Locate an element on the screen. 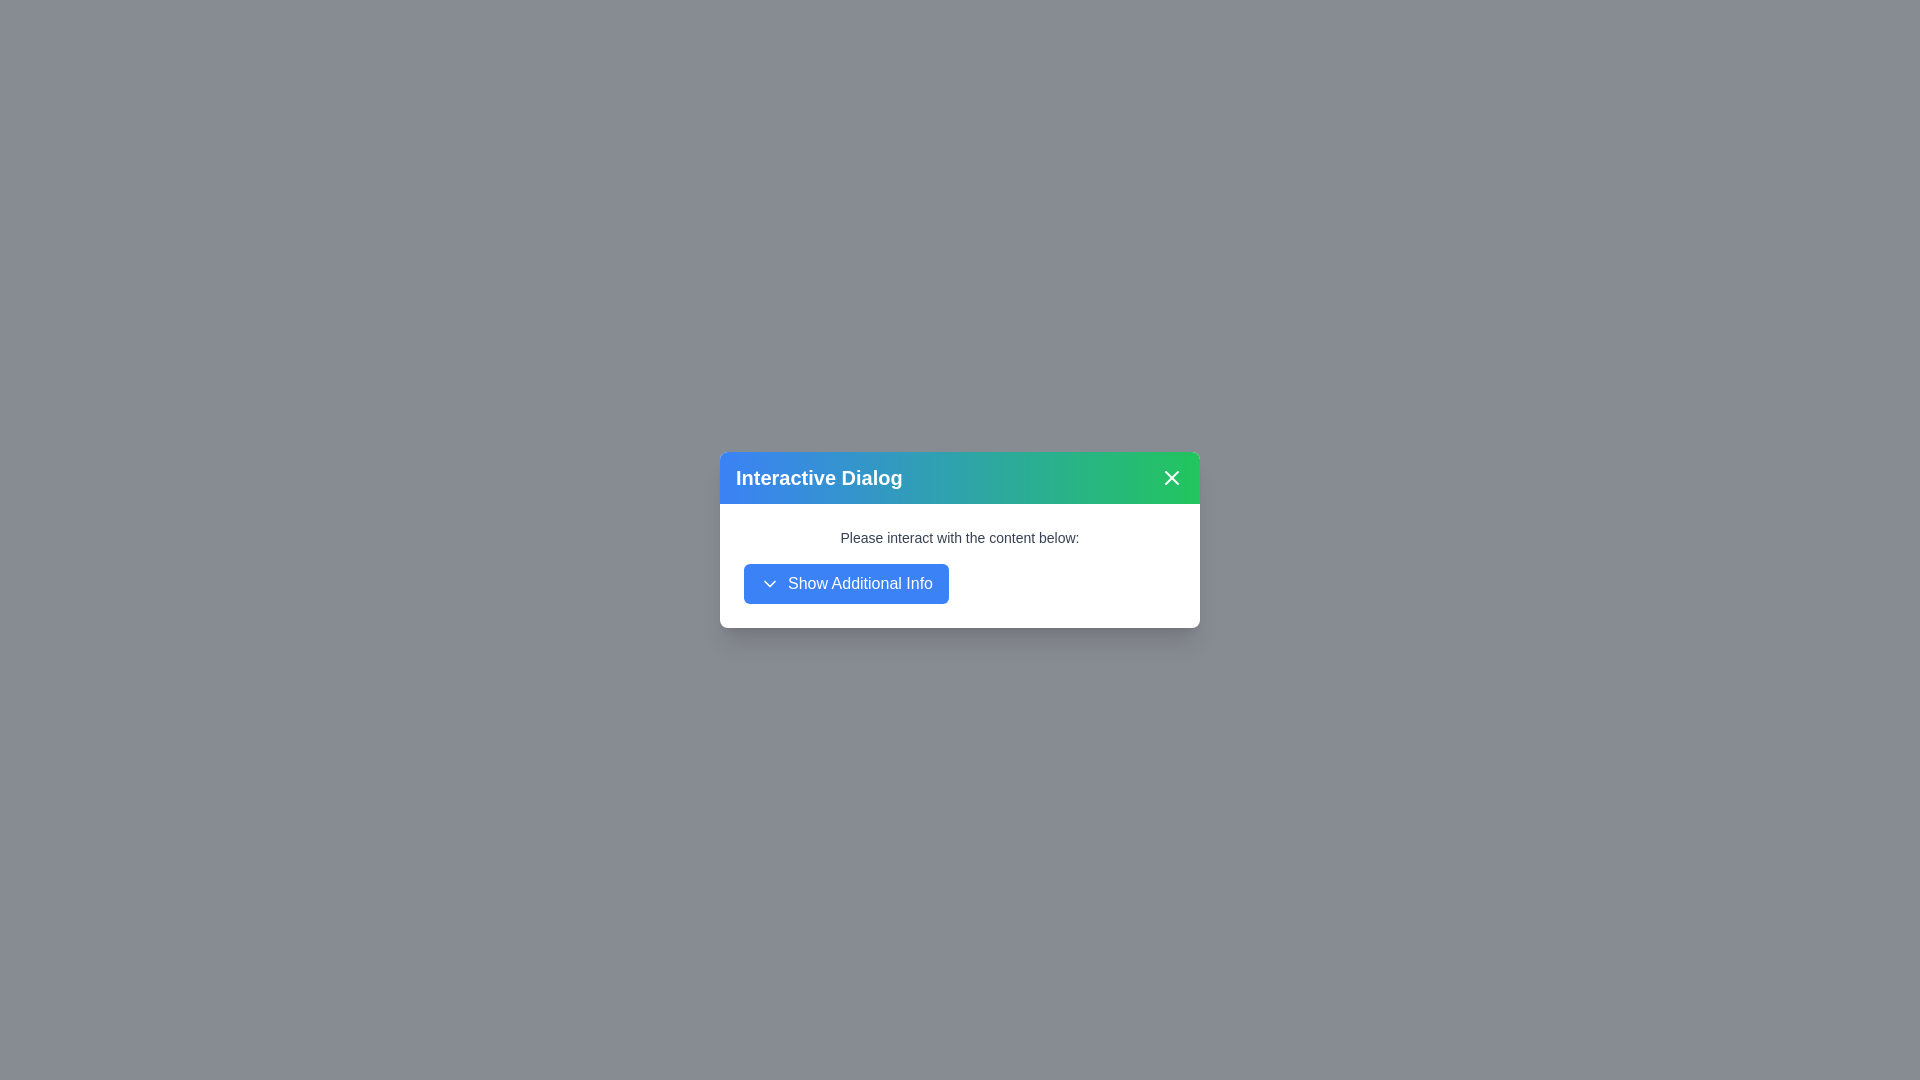 Image resolution: width=1920 pixels, height=1080 pixels. the small downward-facing chevron arrow icon located on the right side of the 'Show Additional Info' button is located at coordinates (768, 583).